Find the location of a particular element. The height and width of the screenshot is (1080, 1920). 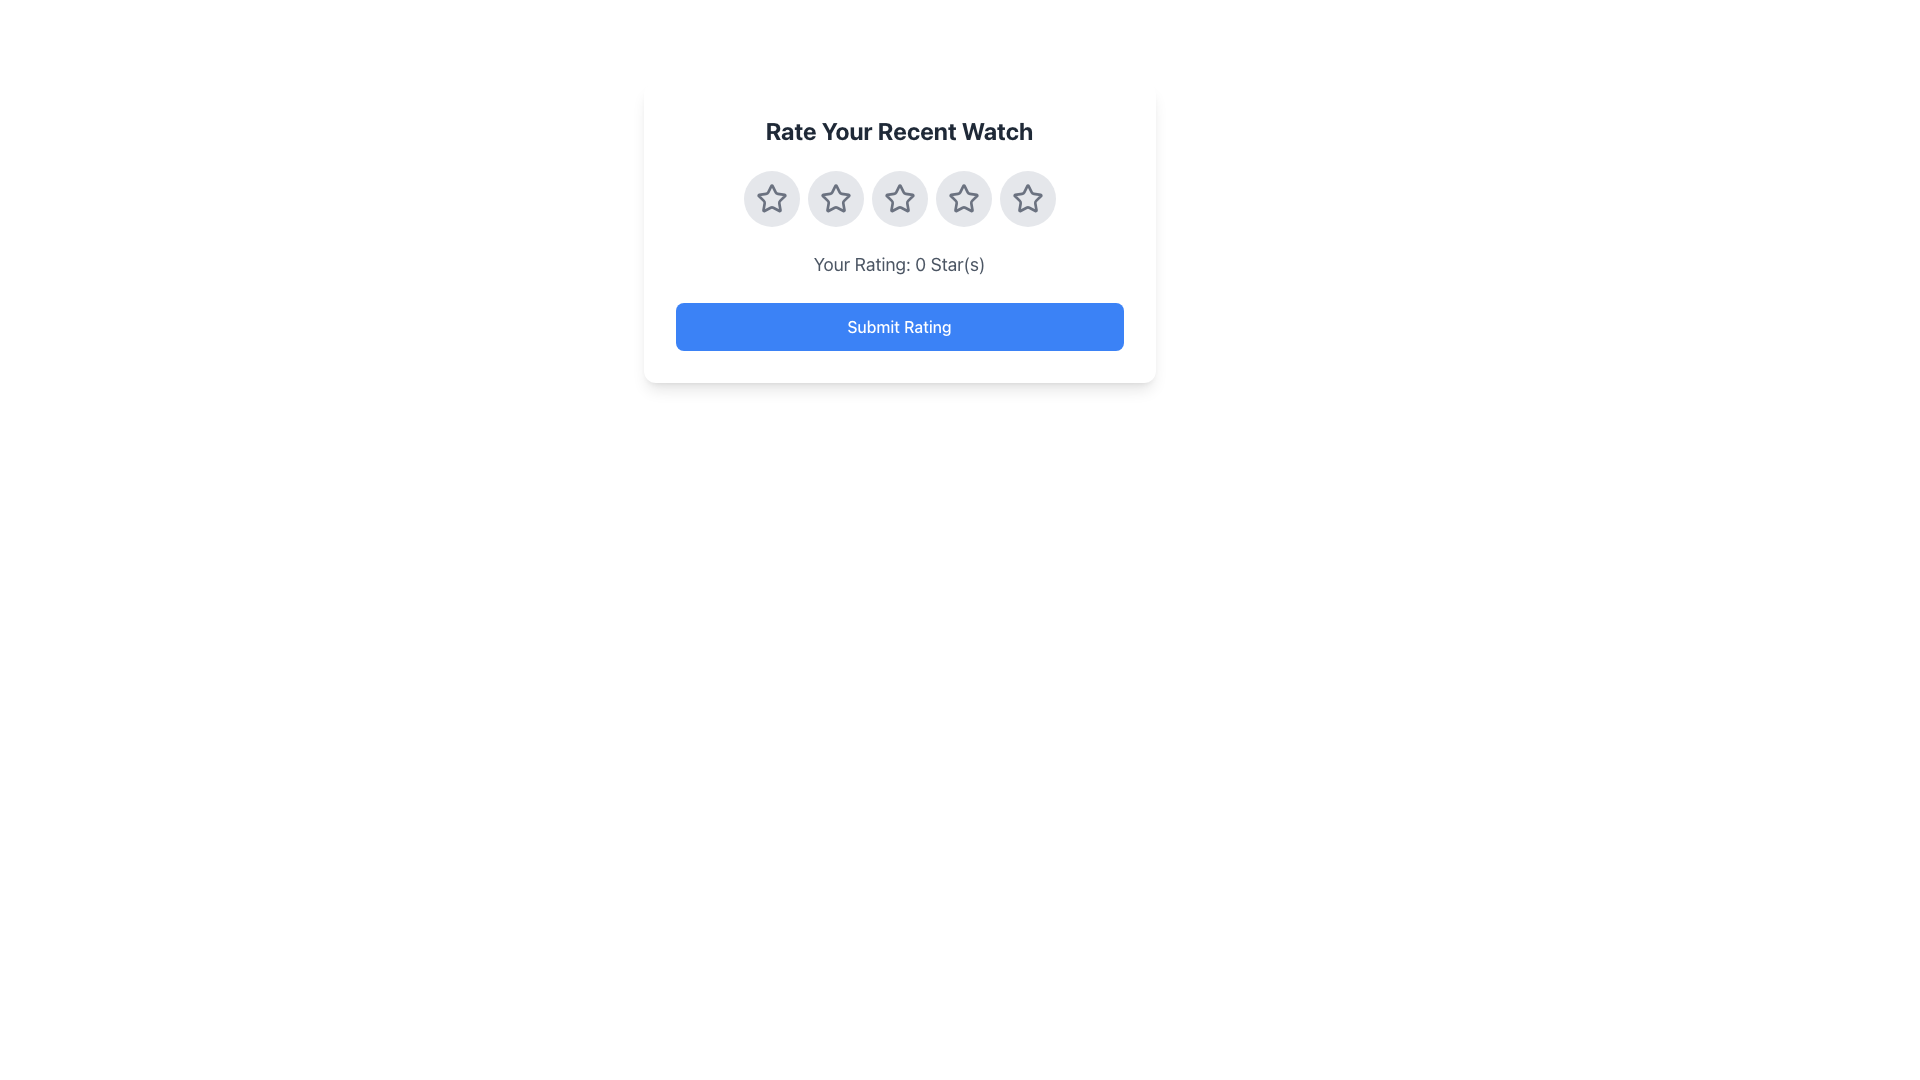

the third star icon in the rating system for a highlight effect is located at coordinates (963, 199).